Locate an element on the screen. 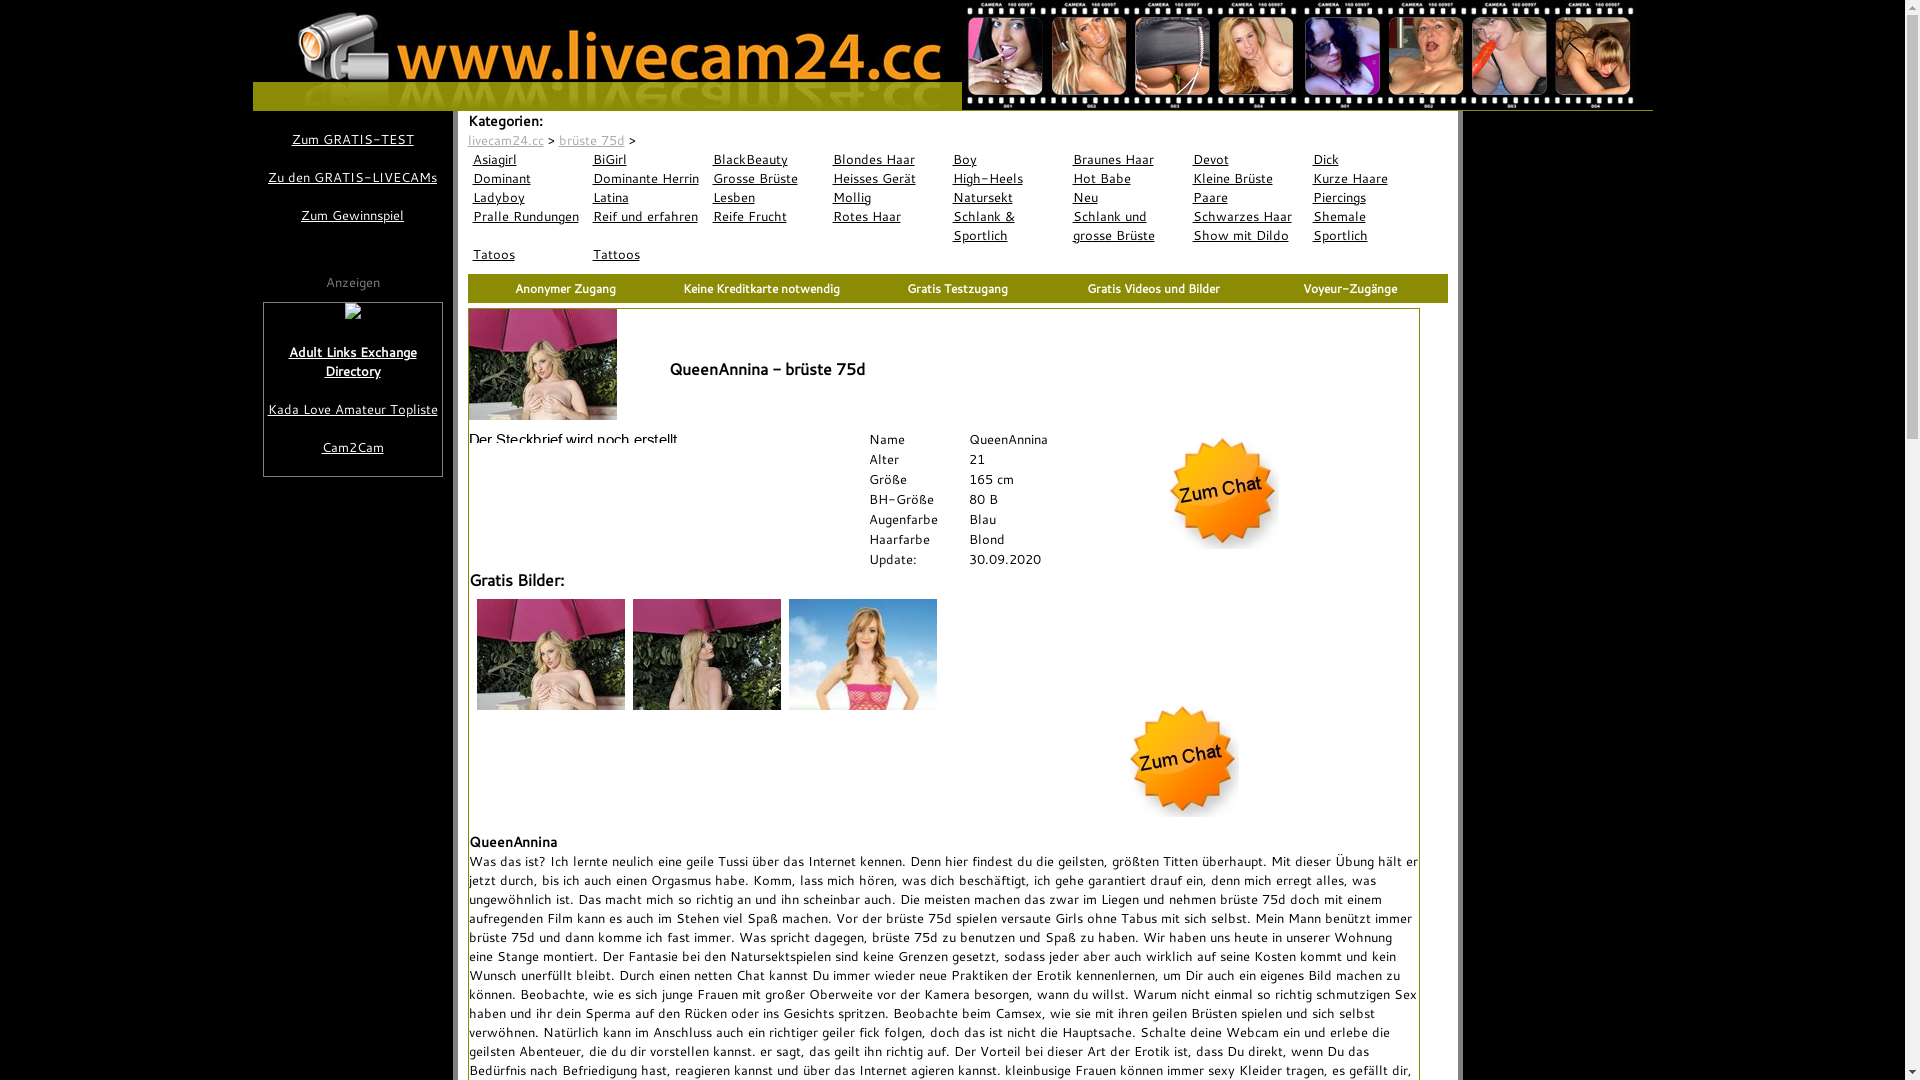 Image resolution: width=1920 pixels, height=1080 pixels. 'Schlank & Sportlich' is located at coordinates (1008, 225).